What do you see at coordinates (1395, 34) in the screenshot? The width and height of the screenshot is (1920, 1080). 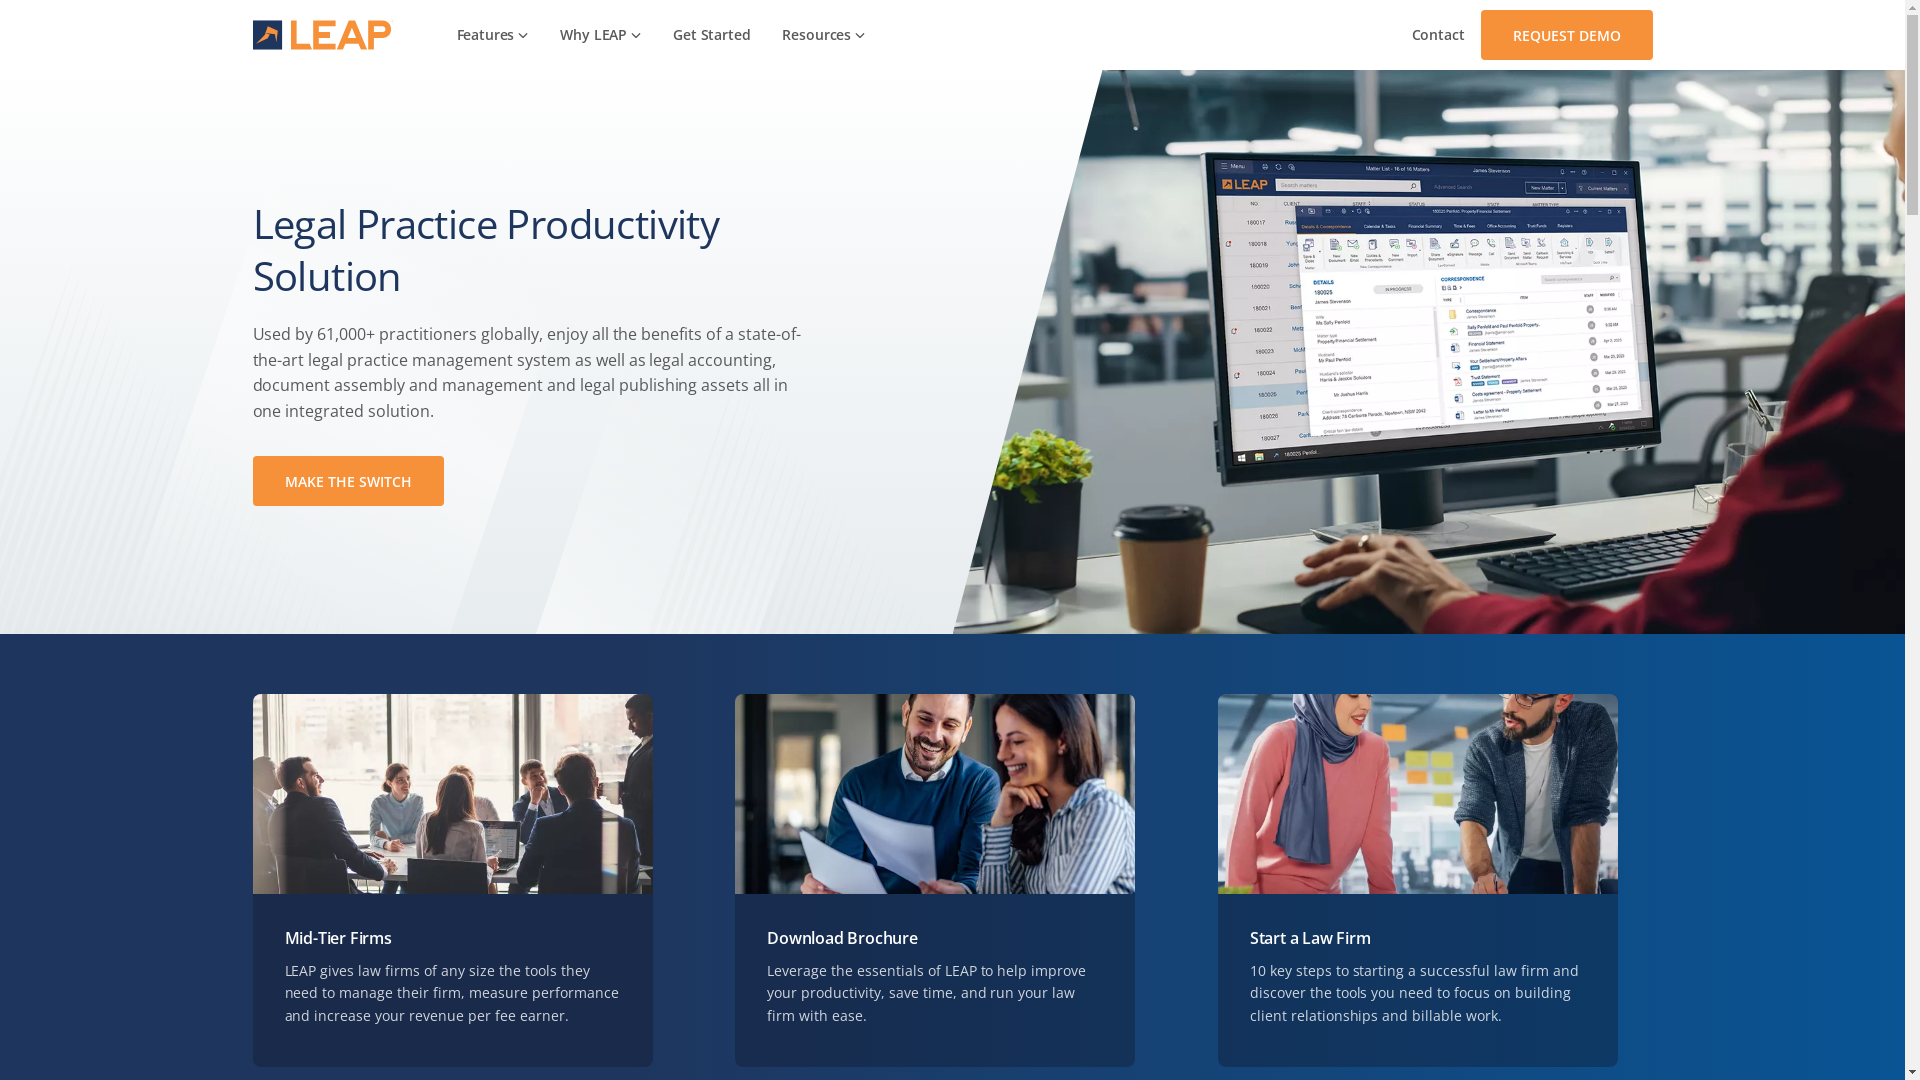 I see `'Contact'` at bounding box center [1395, 34].